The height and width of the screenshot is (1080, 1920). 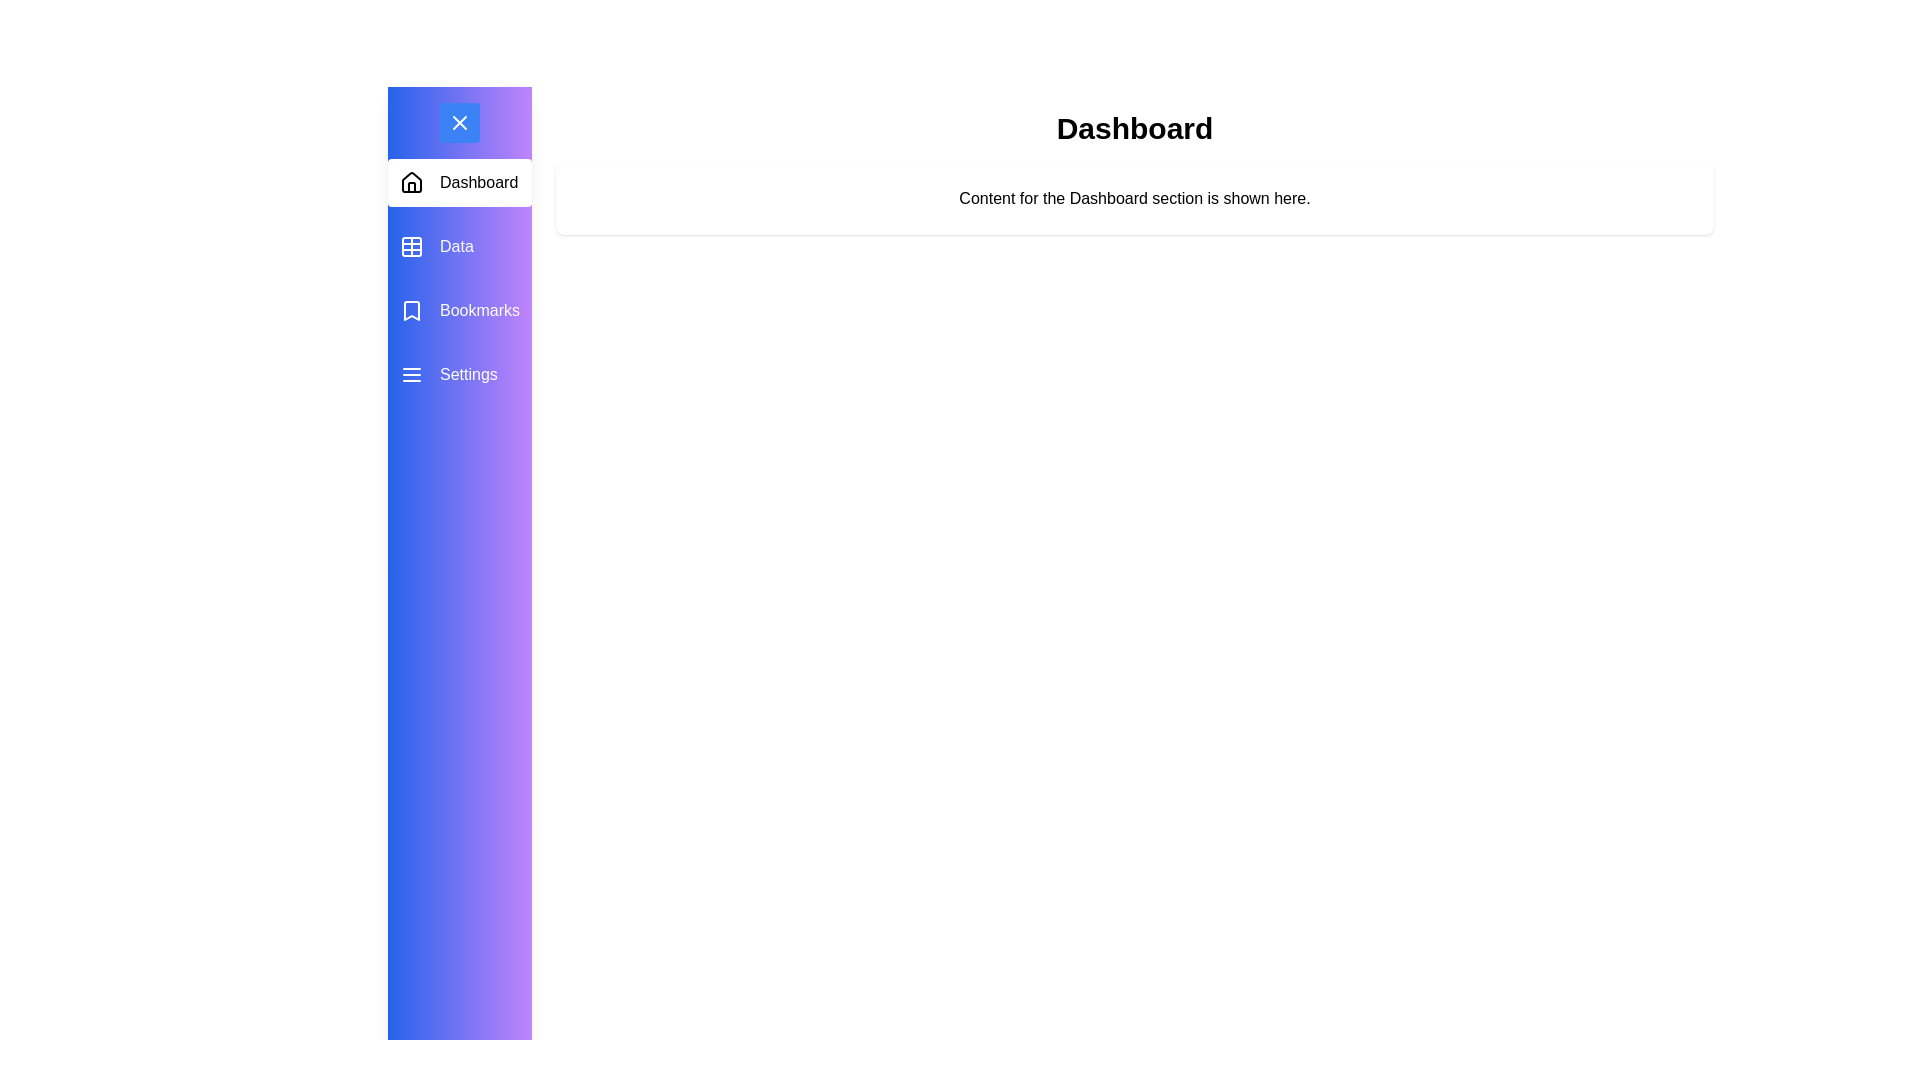 What do you see at coordinates (459, 245) in the screenshot?
I see `the menu item Data from the drawer` at bounding box center [459, 245].